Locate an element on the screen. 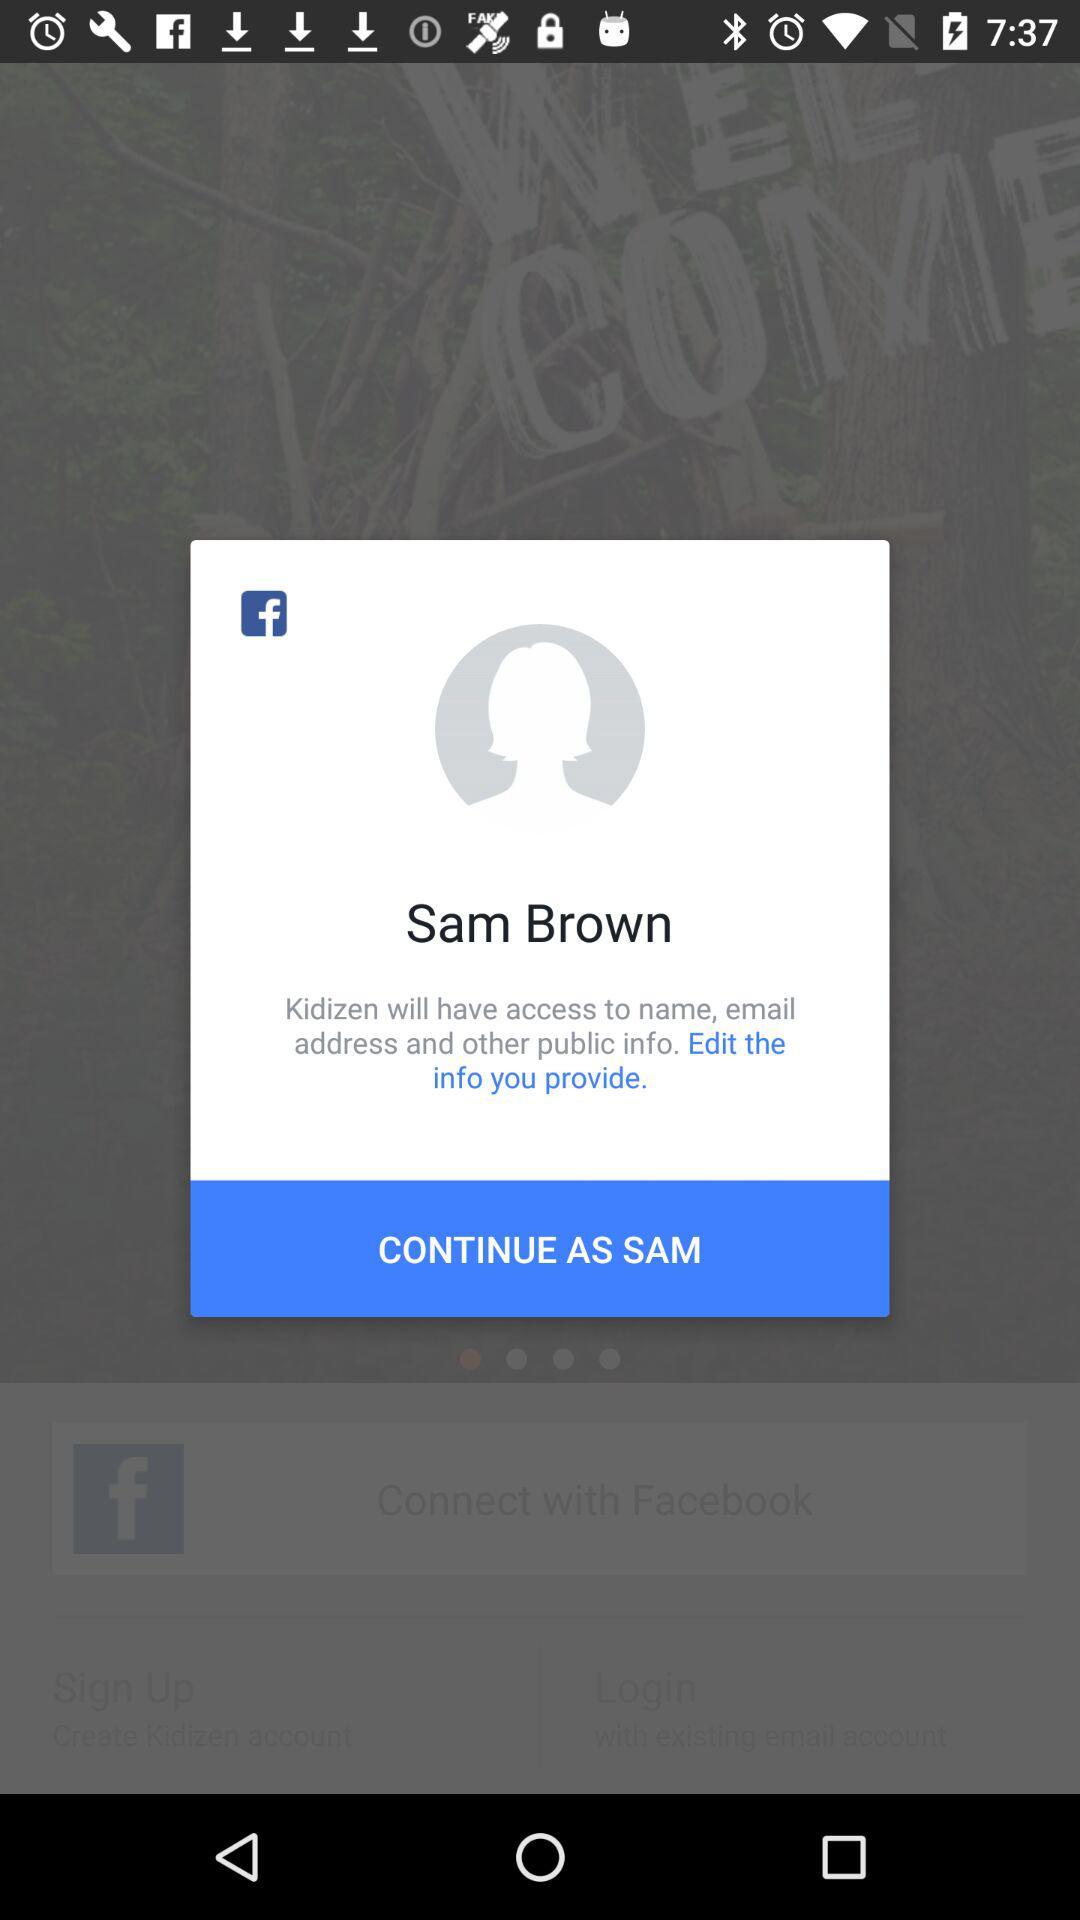 This screenshot has height=1920, width=1080. icon below kidizen will have item is located at coordinates (540, 1247).